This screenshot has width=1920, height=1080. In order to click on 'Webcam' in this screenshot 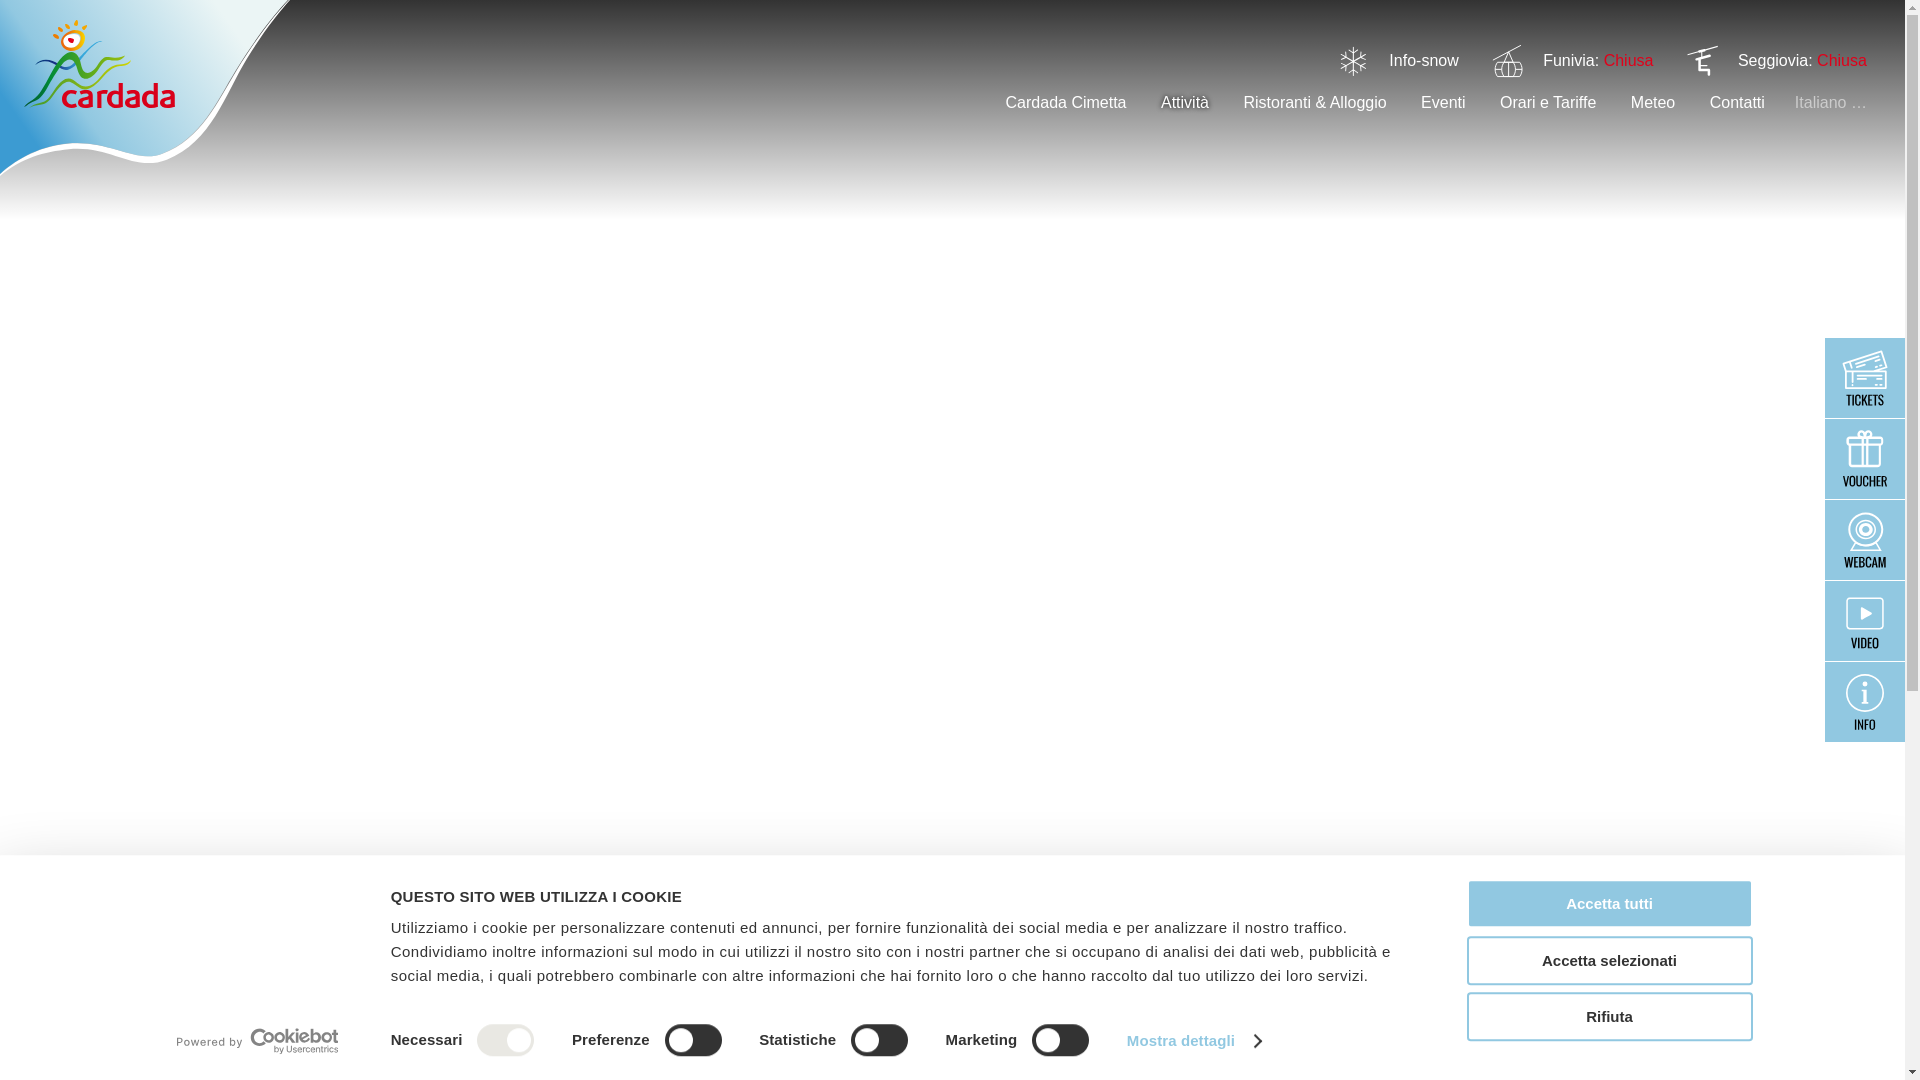, I will do `click(1864, 540)`.